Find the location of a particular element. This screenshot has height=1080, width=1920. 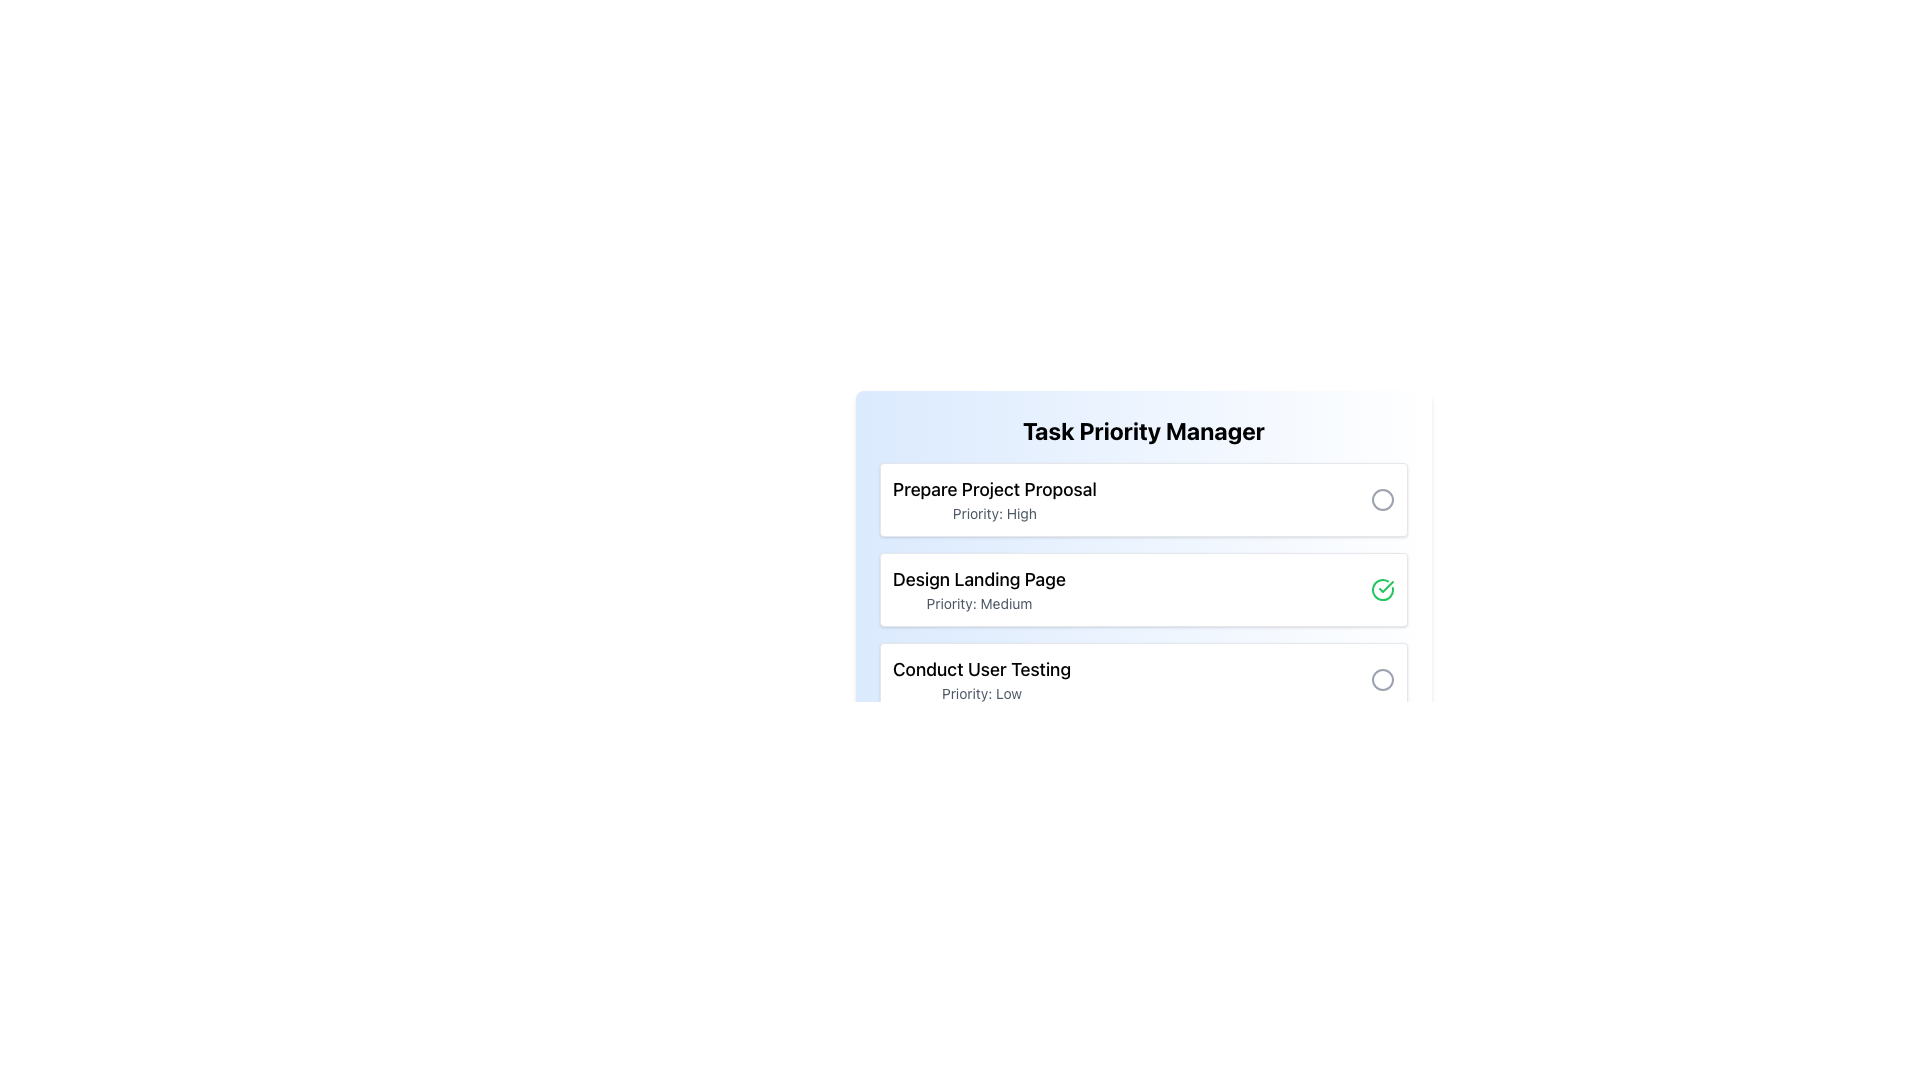

the text label displaying 'Prepare Project Proposal', which is located at the top of the grouped task list in the Task Priority Manager is located at coordinates (994, 489).